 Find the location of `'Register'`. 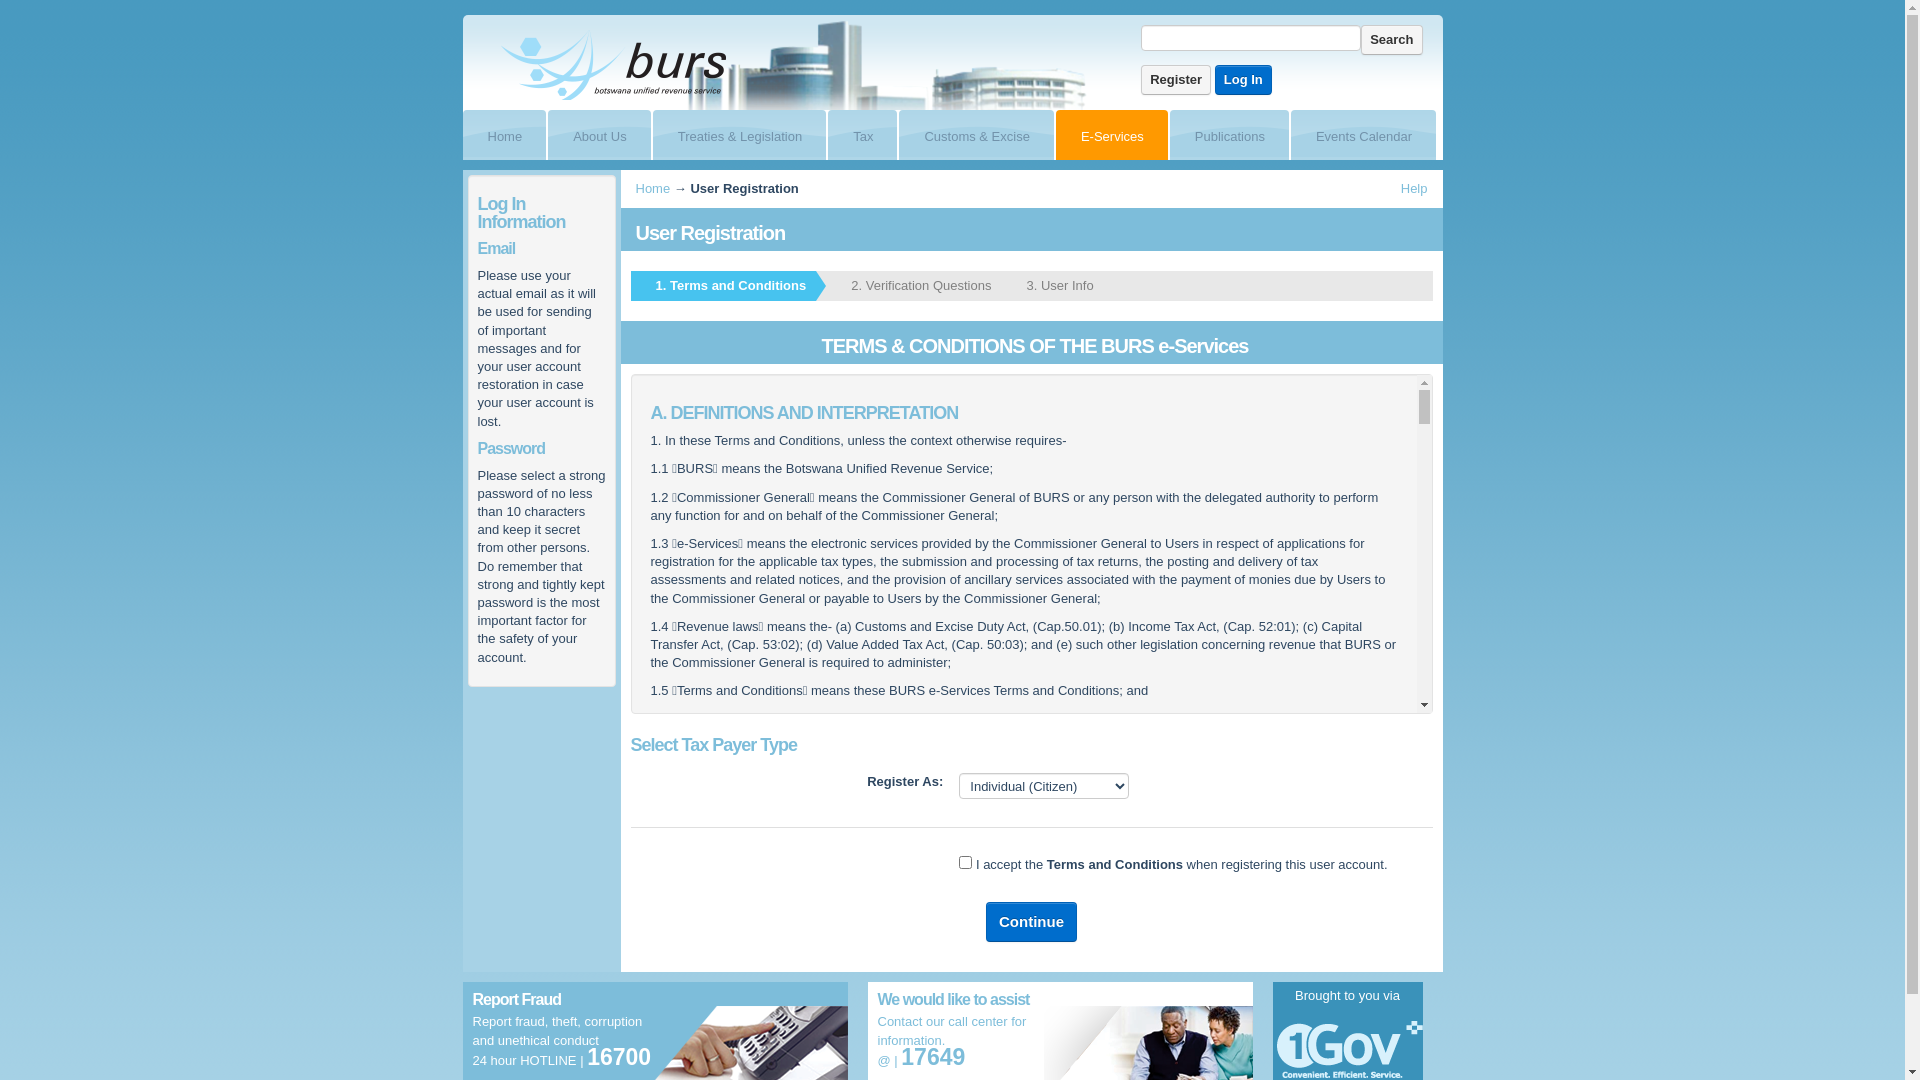

'Register' is located at coordinates (1176, 79).